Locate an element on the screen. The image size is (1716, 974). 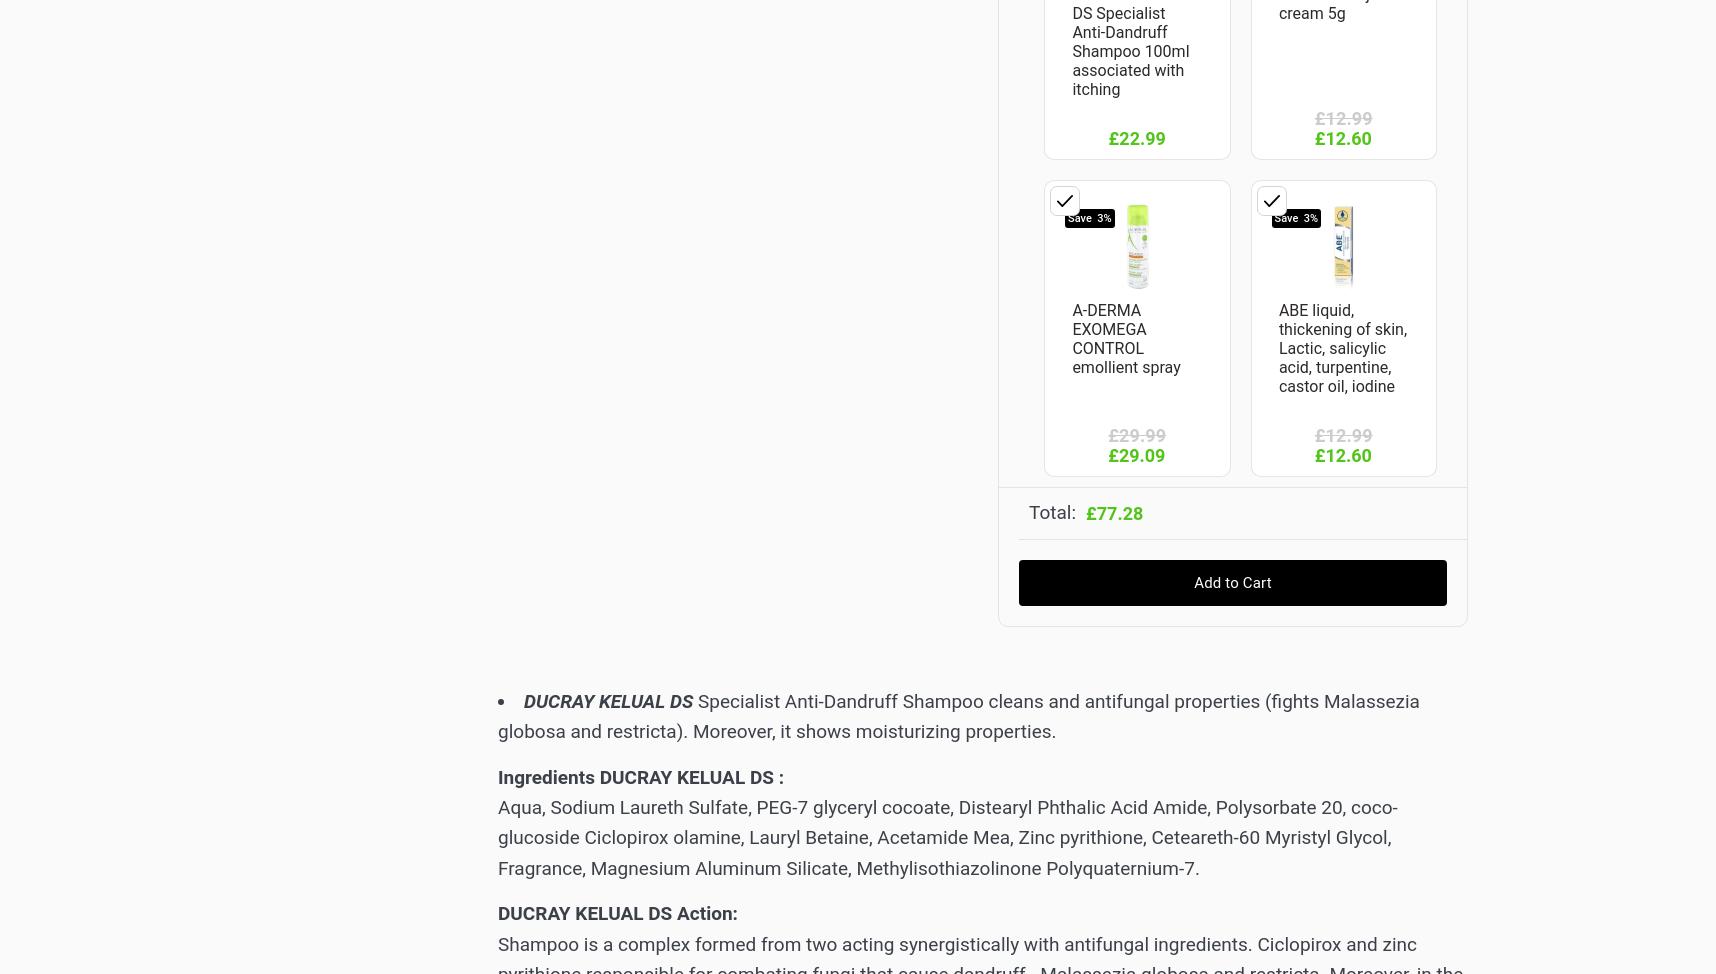
'Aqua, Sodium Laureth Sulfate, PEG-7 glyceryl cocoate, Distearyl Phthalic Acid Amide, Polysorbate 20, coco-glucoside Ciclopirox olamine, Lauryl Betaine, Acetamide Mea, Zinc pyrithione, Ceteareth-60 Myristyl Glycol, Fragrance, Magnesium Aluminum Silicate, Methylisothiazolinone Polyquaternium-7.' is located at coordinates (946, 837).